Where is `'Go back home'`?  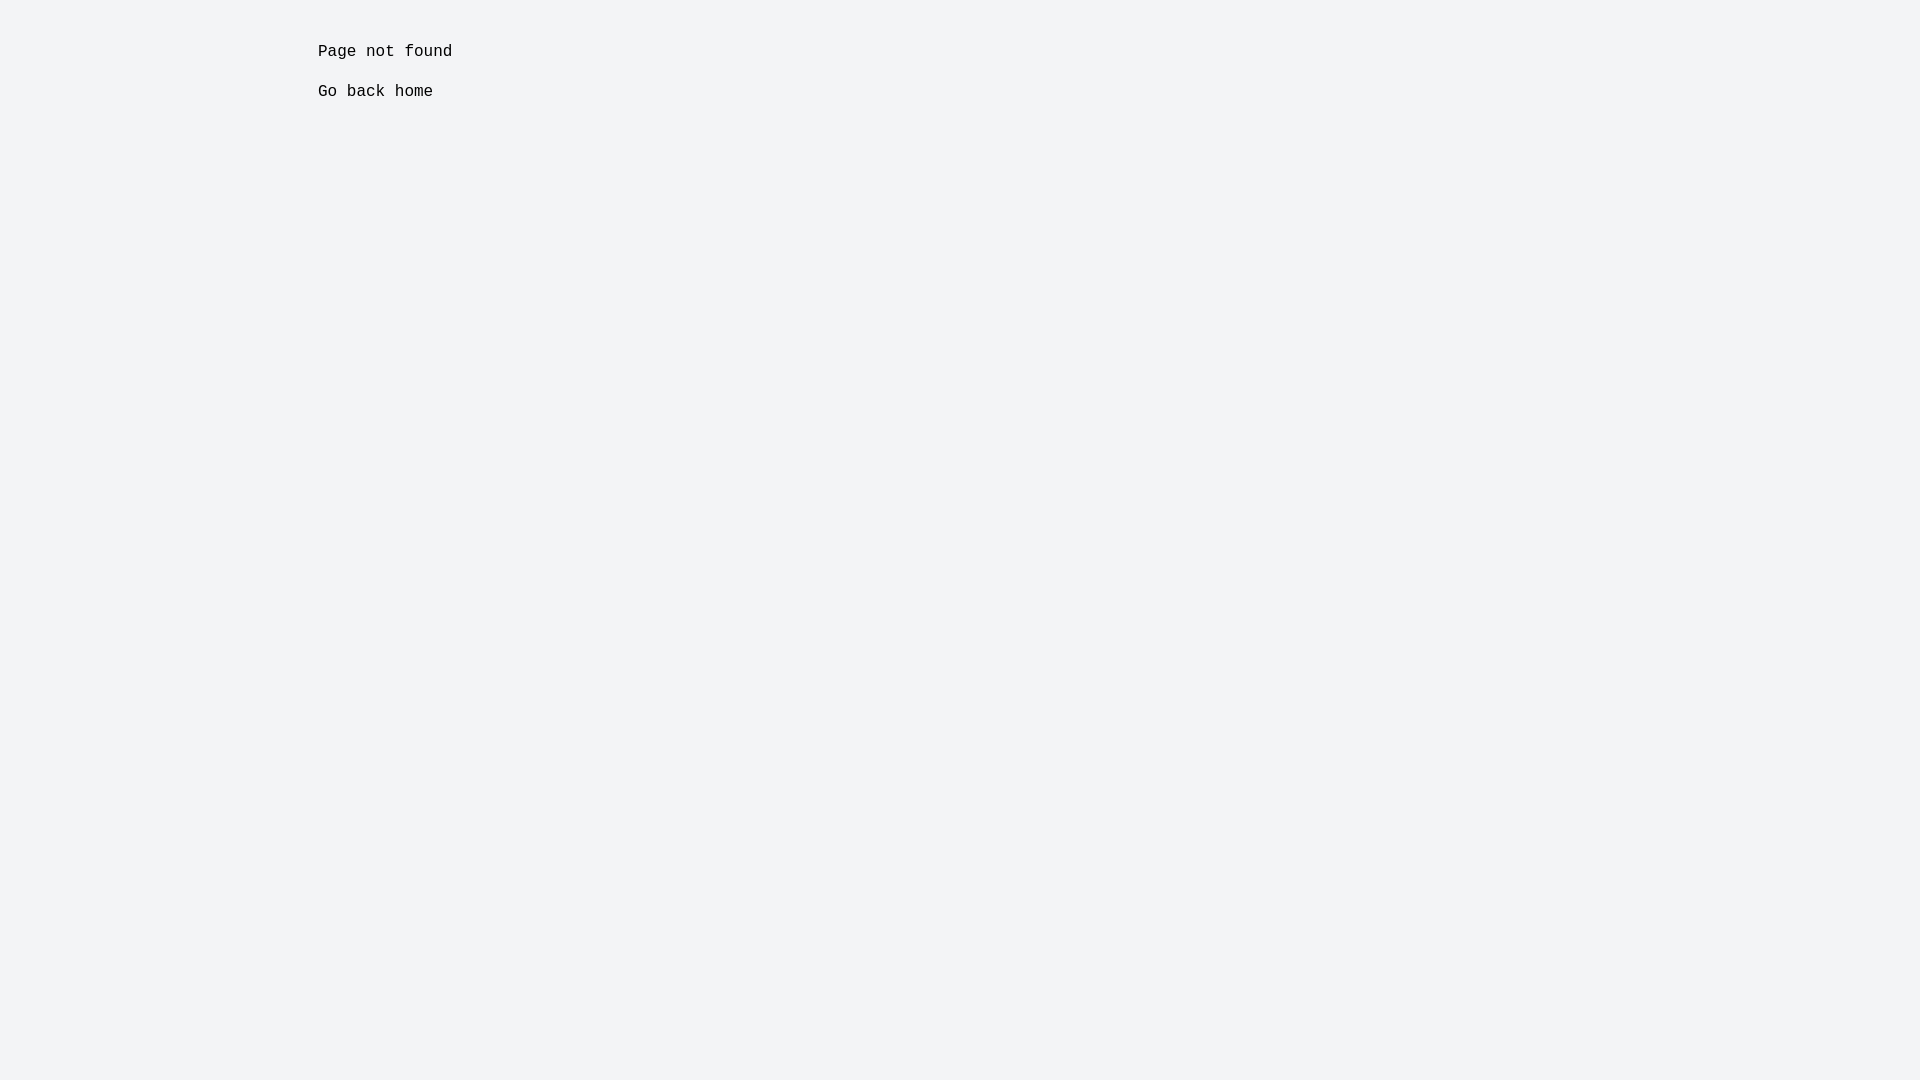
'Go back home' is located at coordinates (375, 92).